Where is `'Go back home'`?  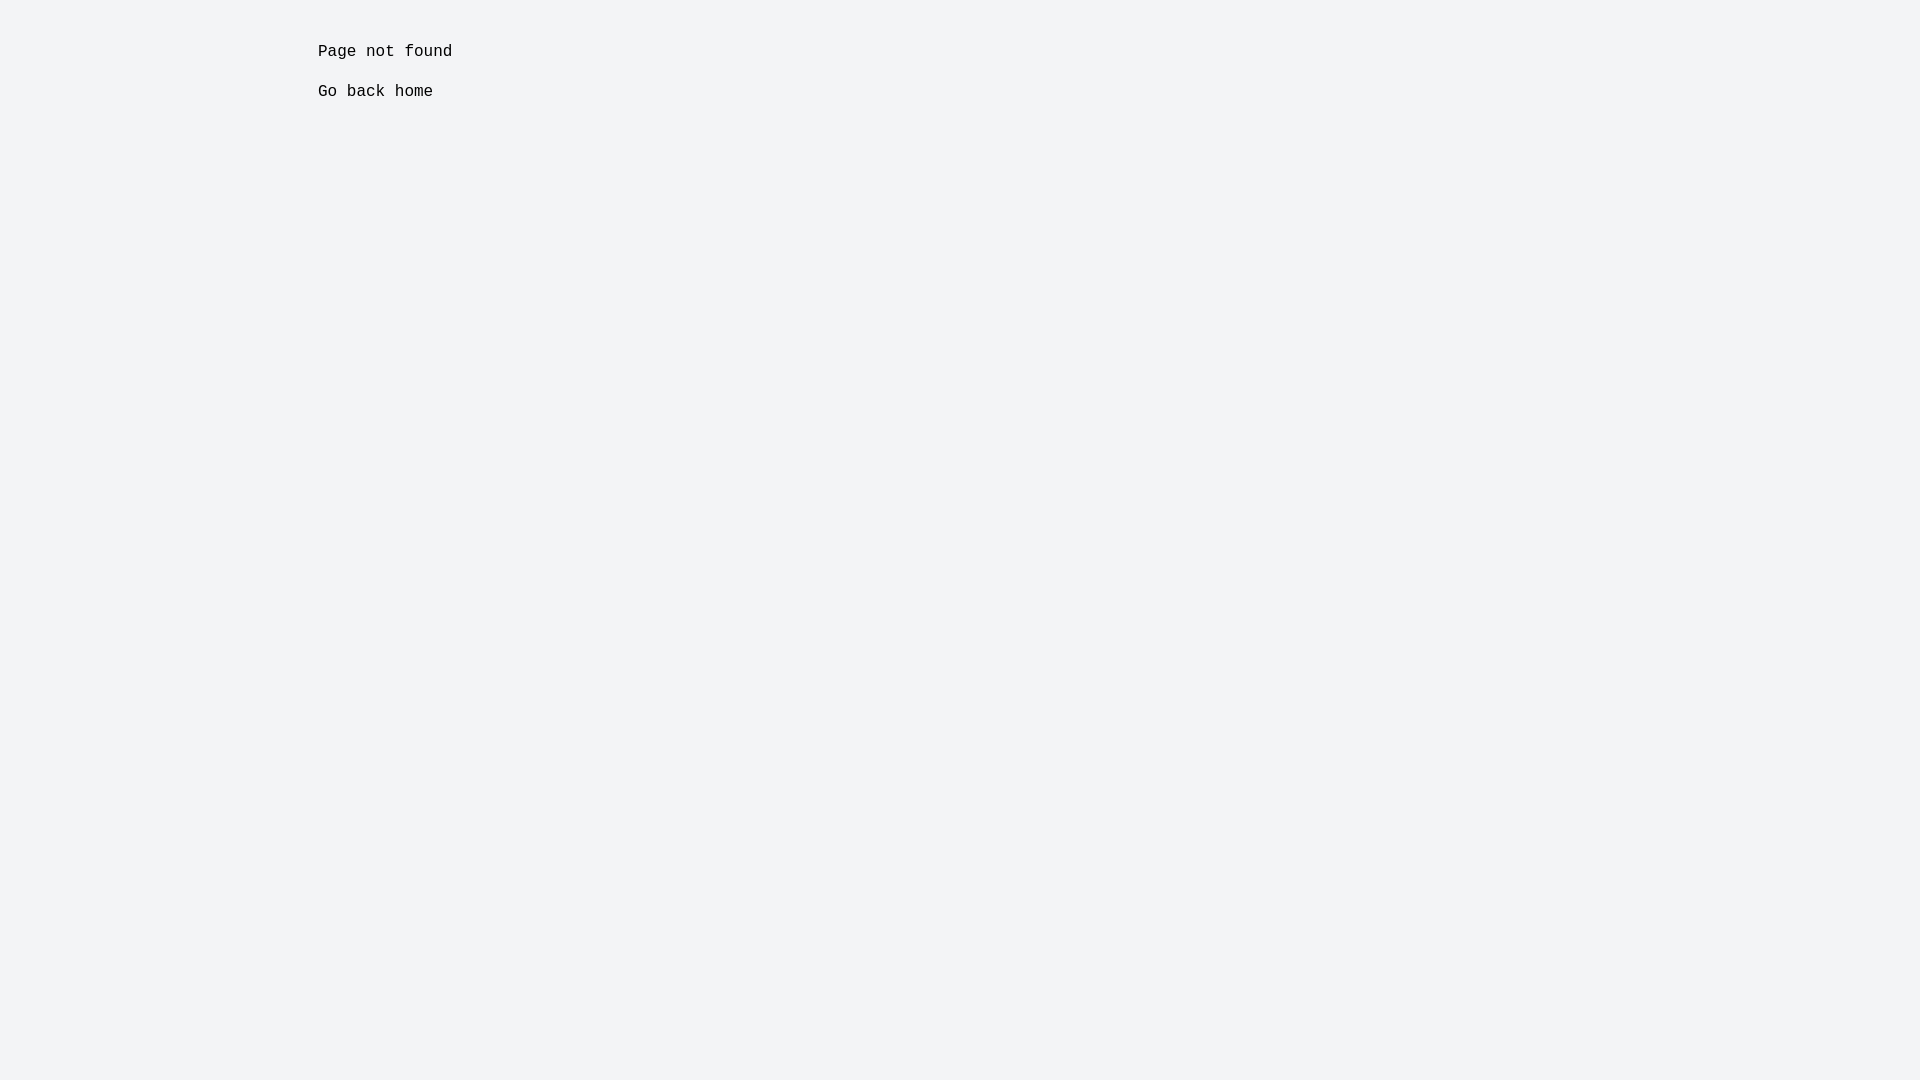
'Go back home' is located at coordinates (375, 92).